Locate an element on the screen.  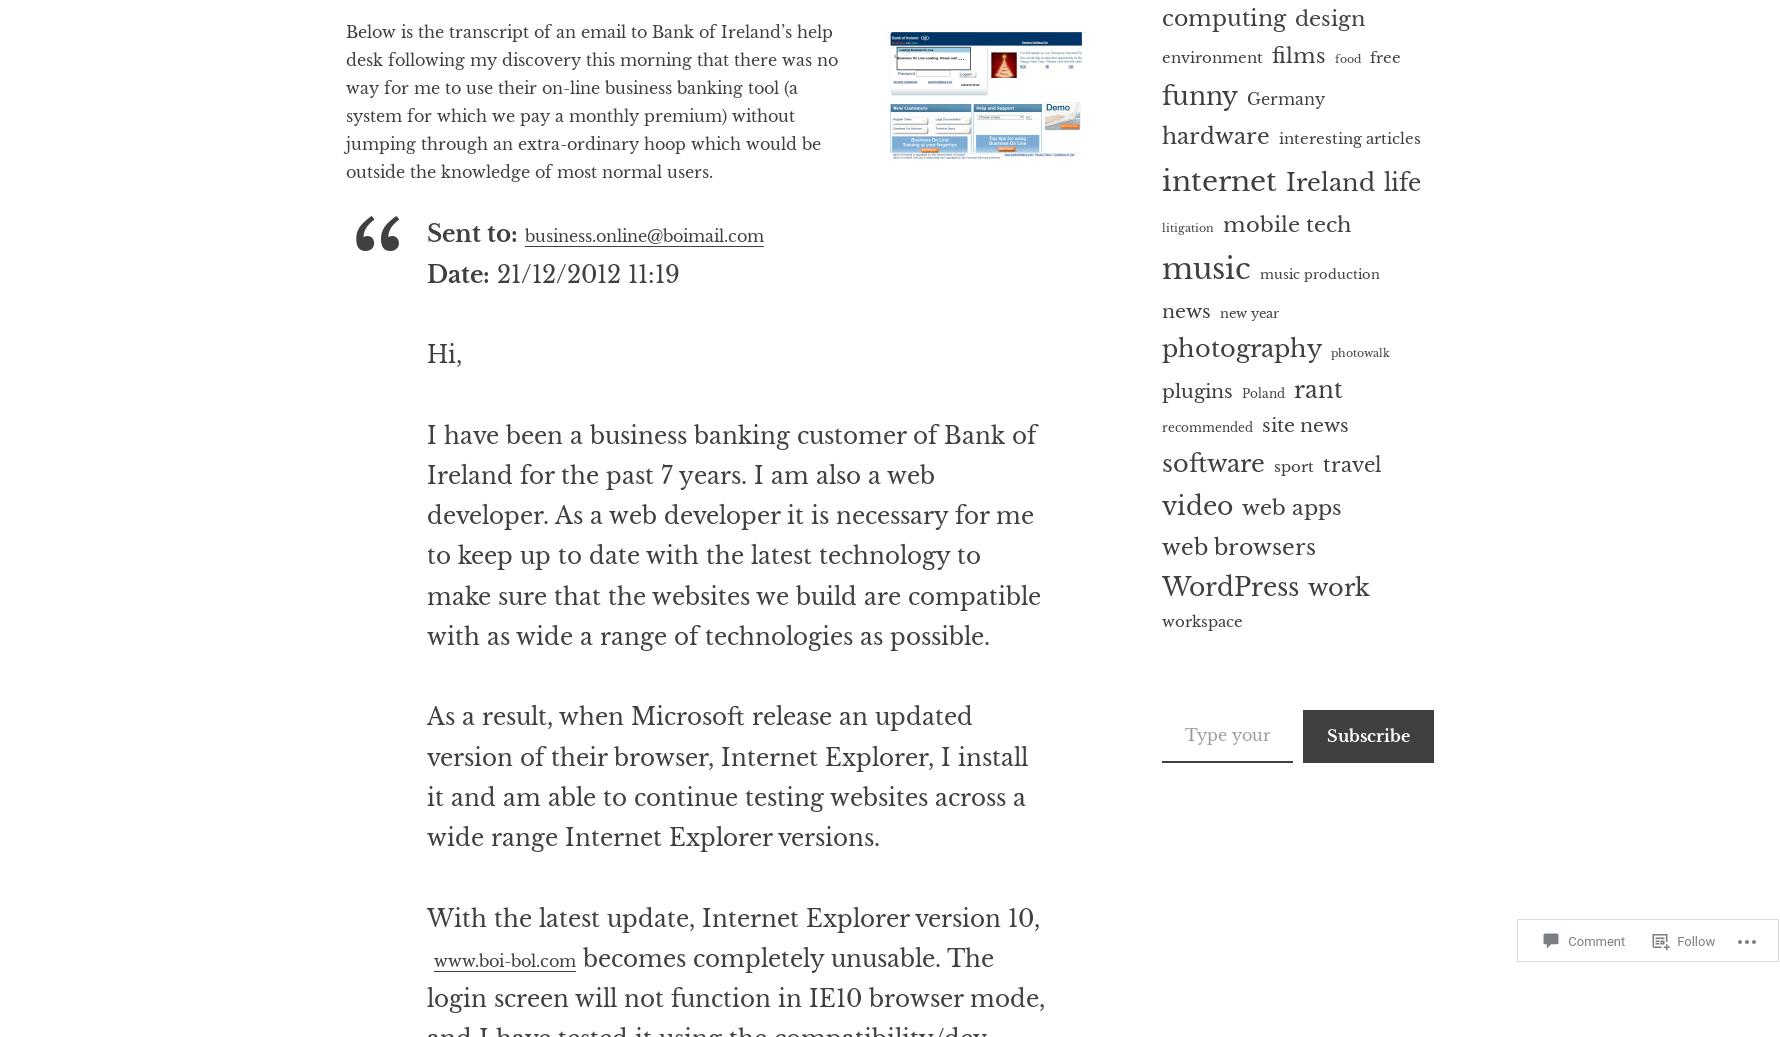
'Poland' is located at coordinates (1262, 392).